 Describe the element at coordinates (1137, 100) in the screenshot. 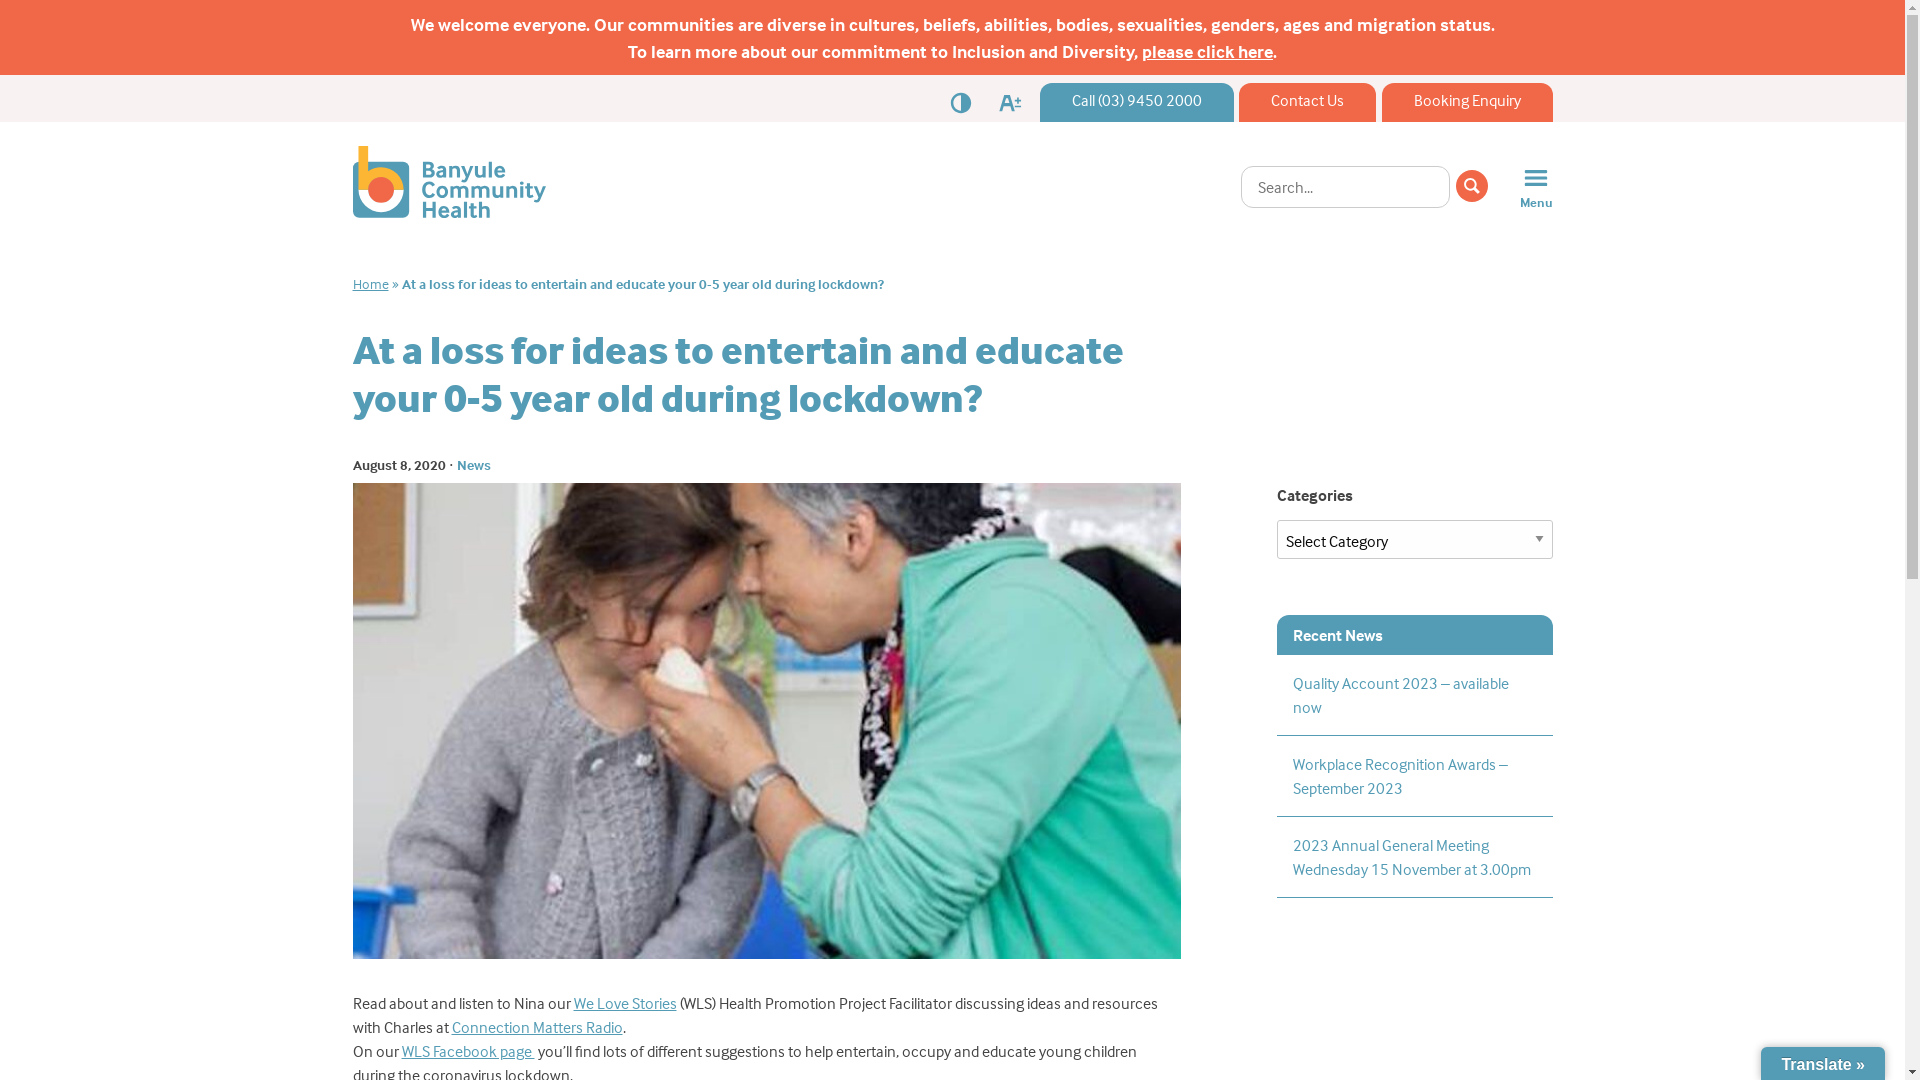

I see `'Call (03) 9450 2000'` at that location.